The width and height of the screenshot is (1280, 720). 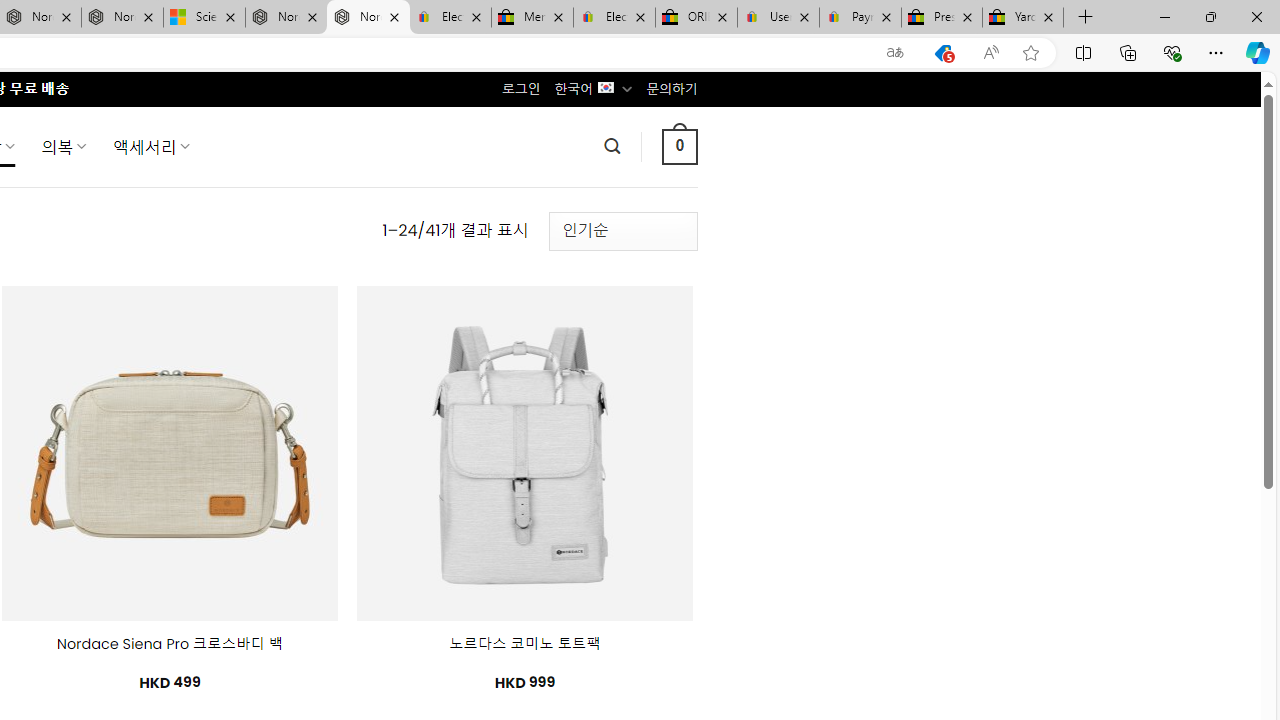 I want to click on 'This site has coupons! Shopping in Microsoft Edge, 5', so click(x=942, y=52).